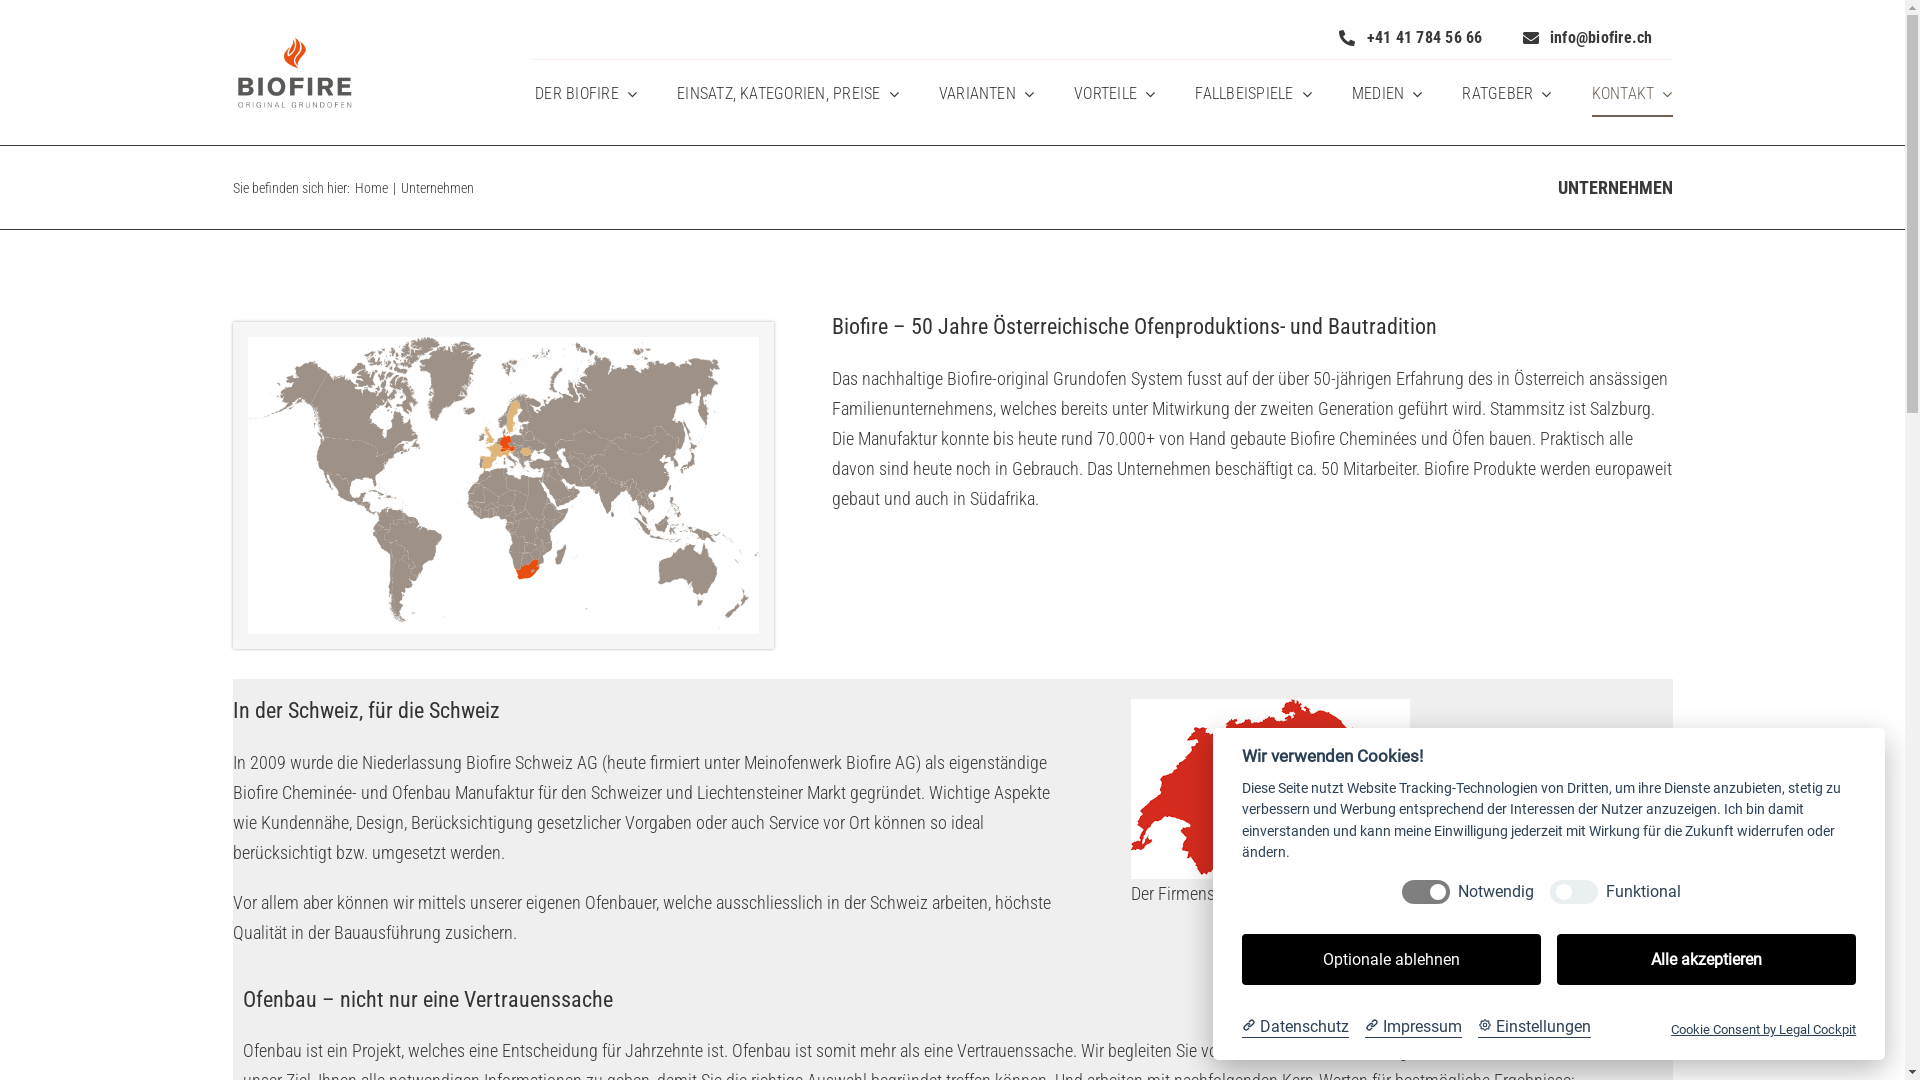 This screenshot has width=1920, height=1080. Describe the element at coordinates (1195, 94) in the screenshot. I see `'FALLBEISPIELE'` at that location.